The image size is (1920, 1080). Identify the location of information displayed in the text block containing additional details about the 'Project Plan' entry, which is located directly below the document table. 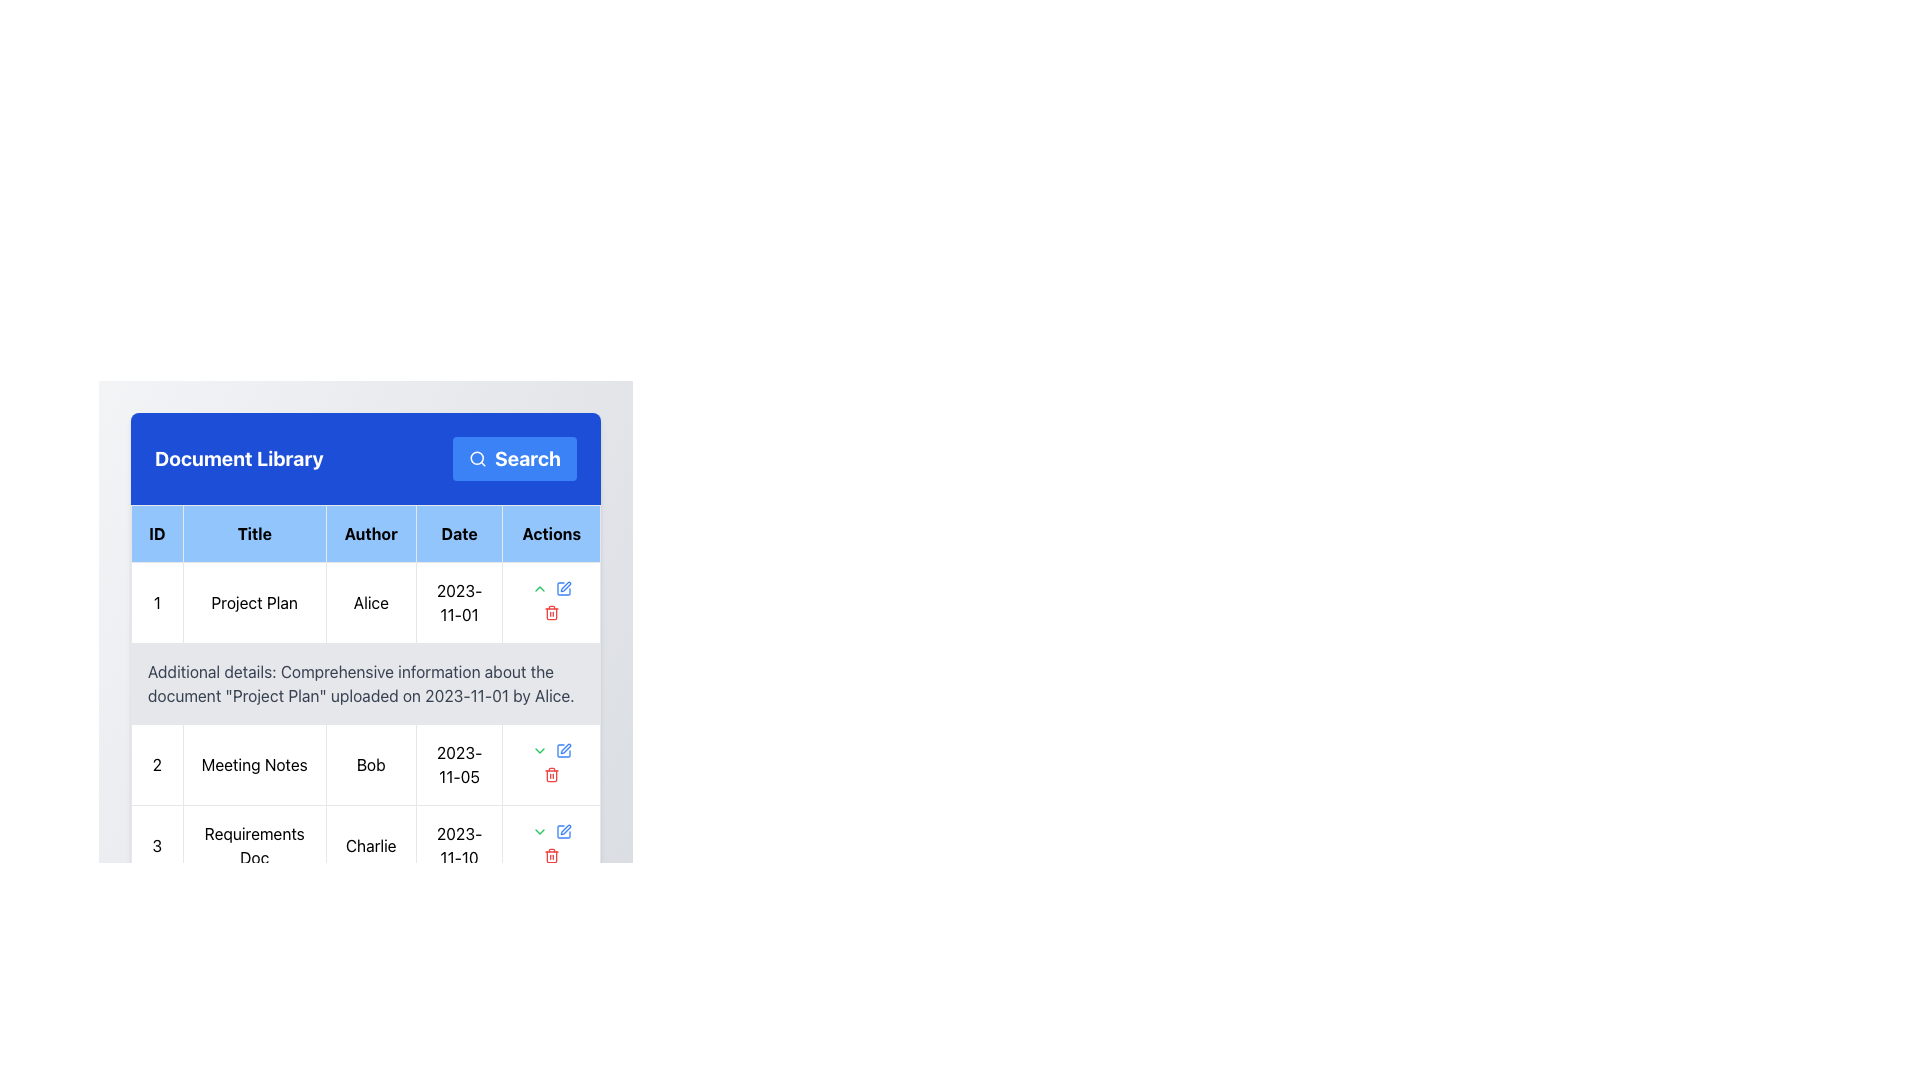
(365, 682).